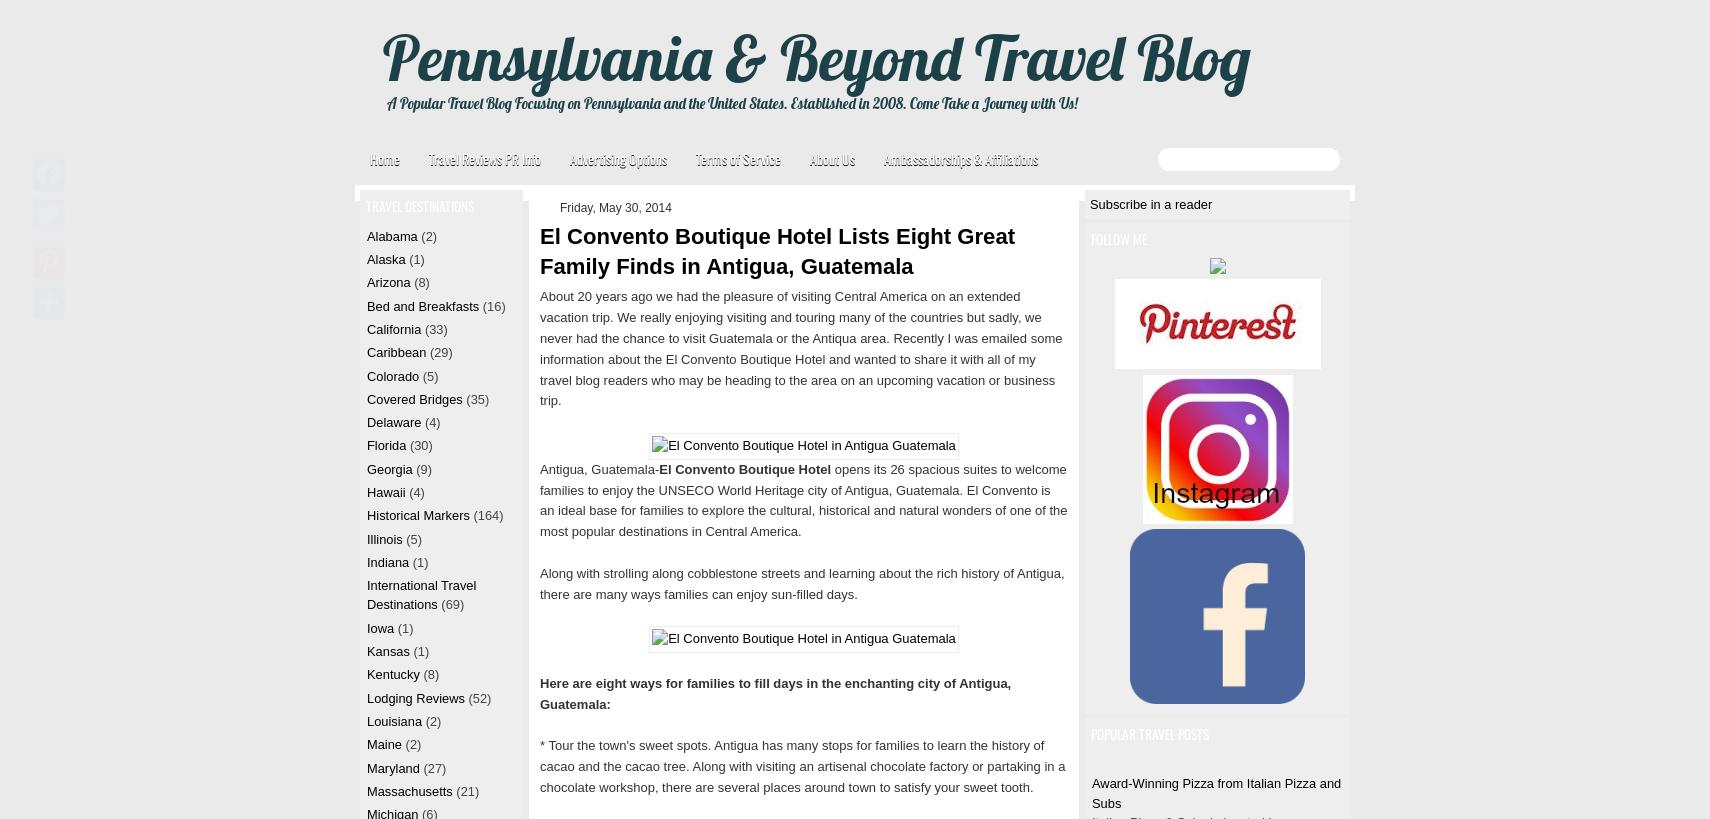 The height and width of the screenshot is (819, 1710). What do you see at coordinates (385, 445) in the screenshot?
I see `'Florida'` at bounding box center [385, 445].